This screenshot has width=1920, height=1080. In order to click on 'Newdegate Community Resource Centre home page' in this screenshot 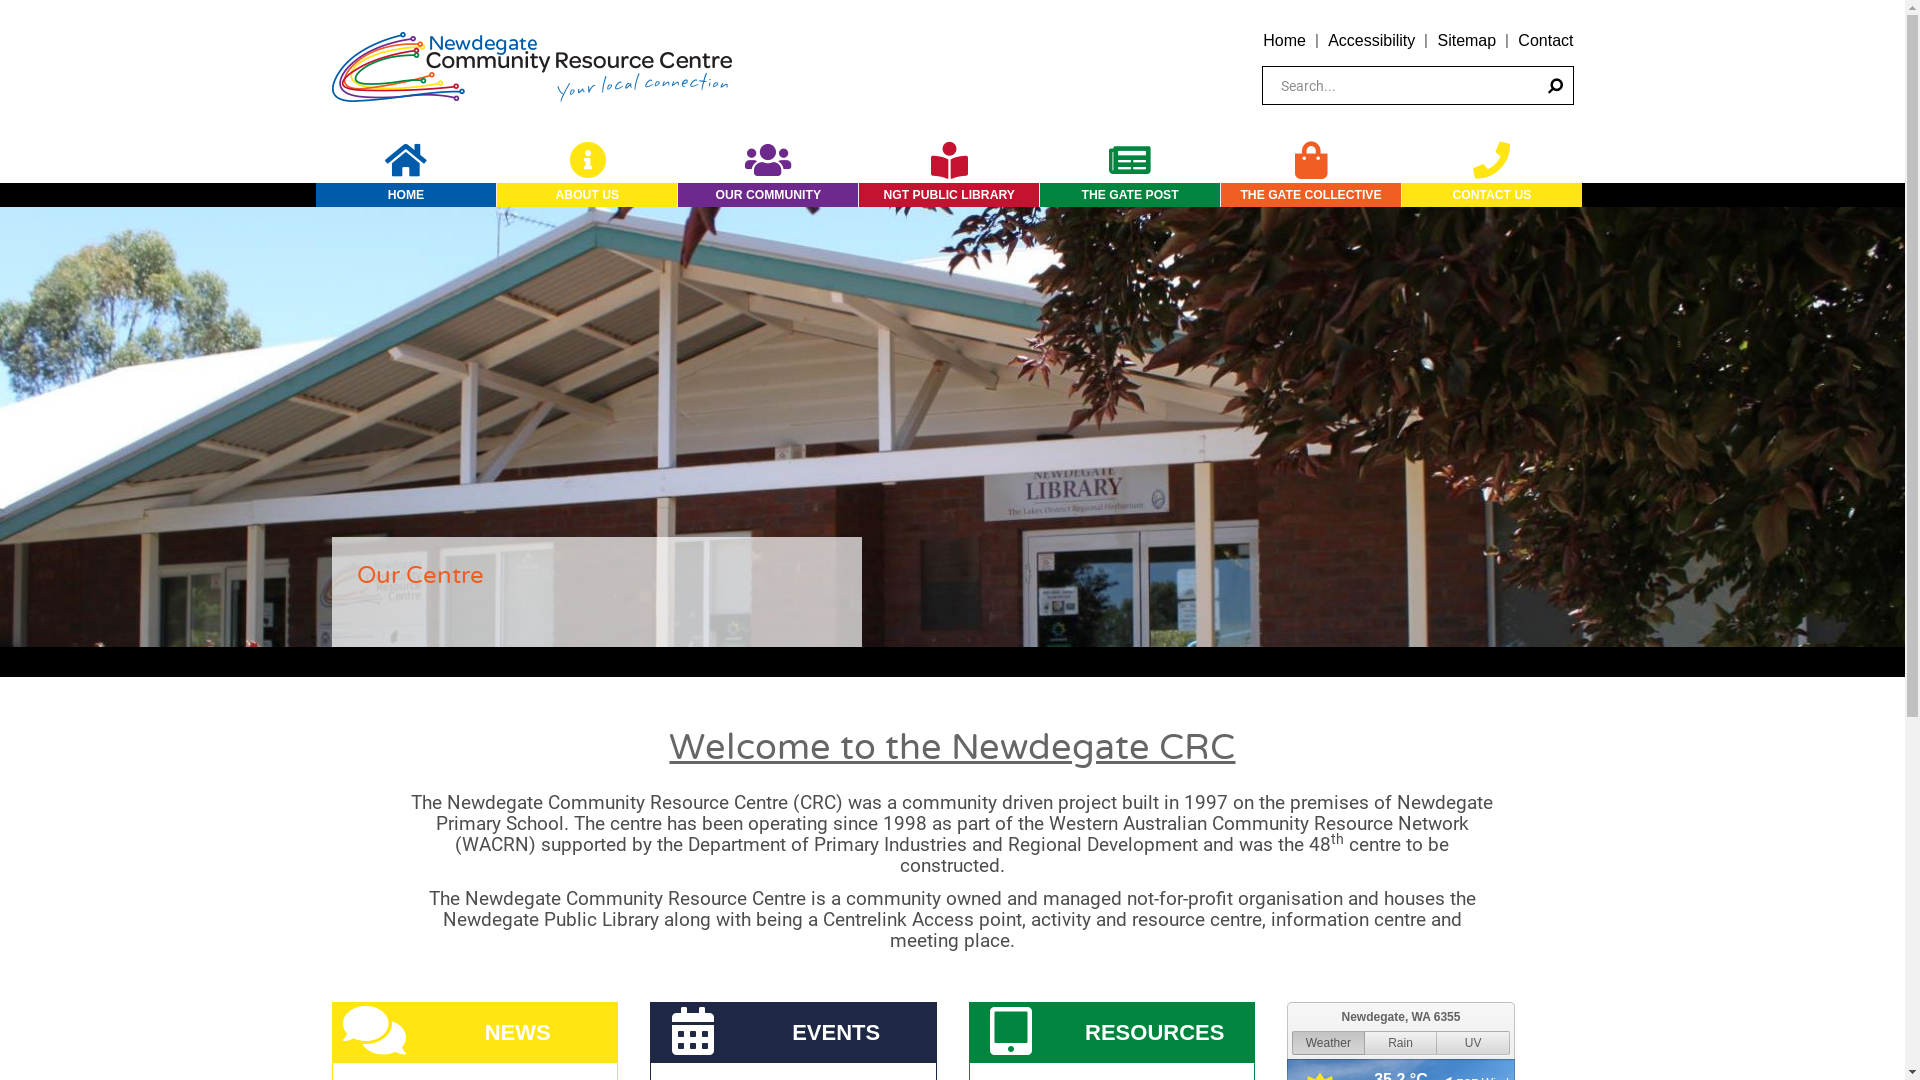, I will do `click(532, 64)`.